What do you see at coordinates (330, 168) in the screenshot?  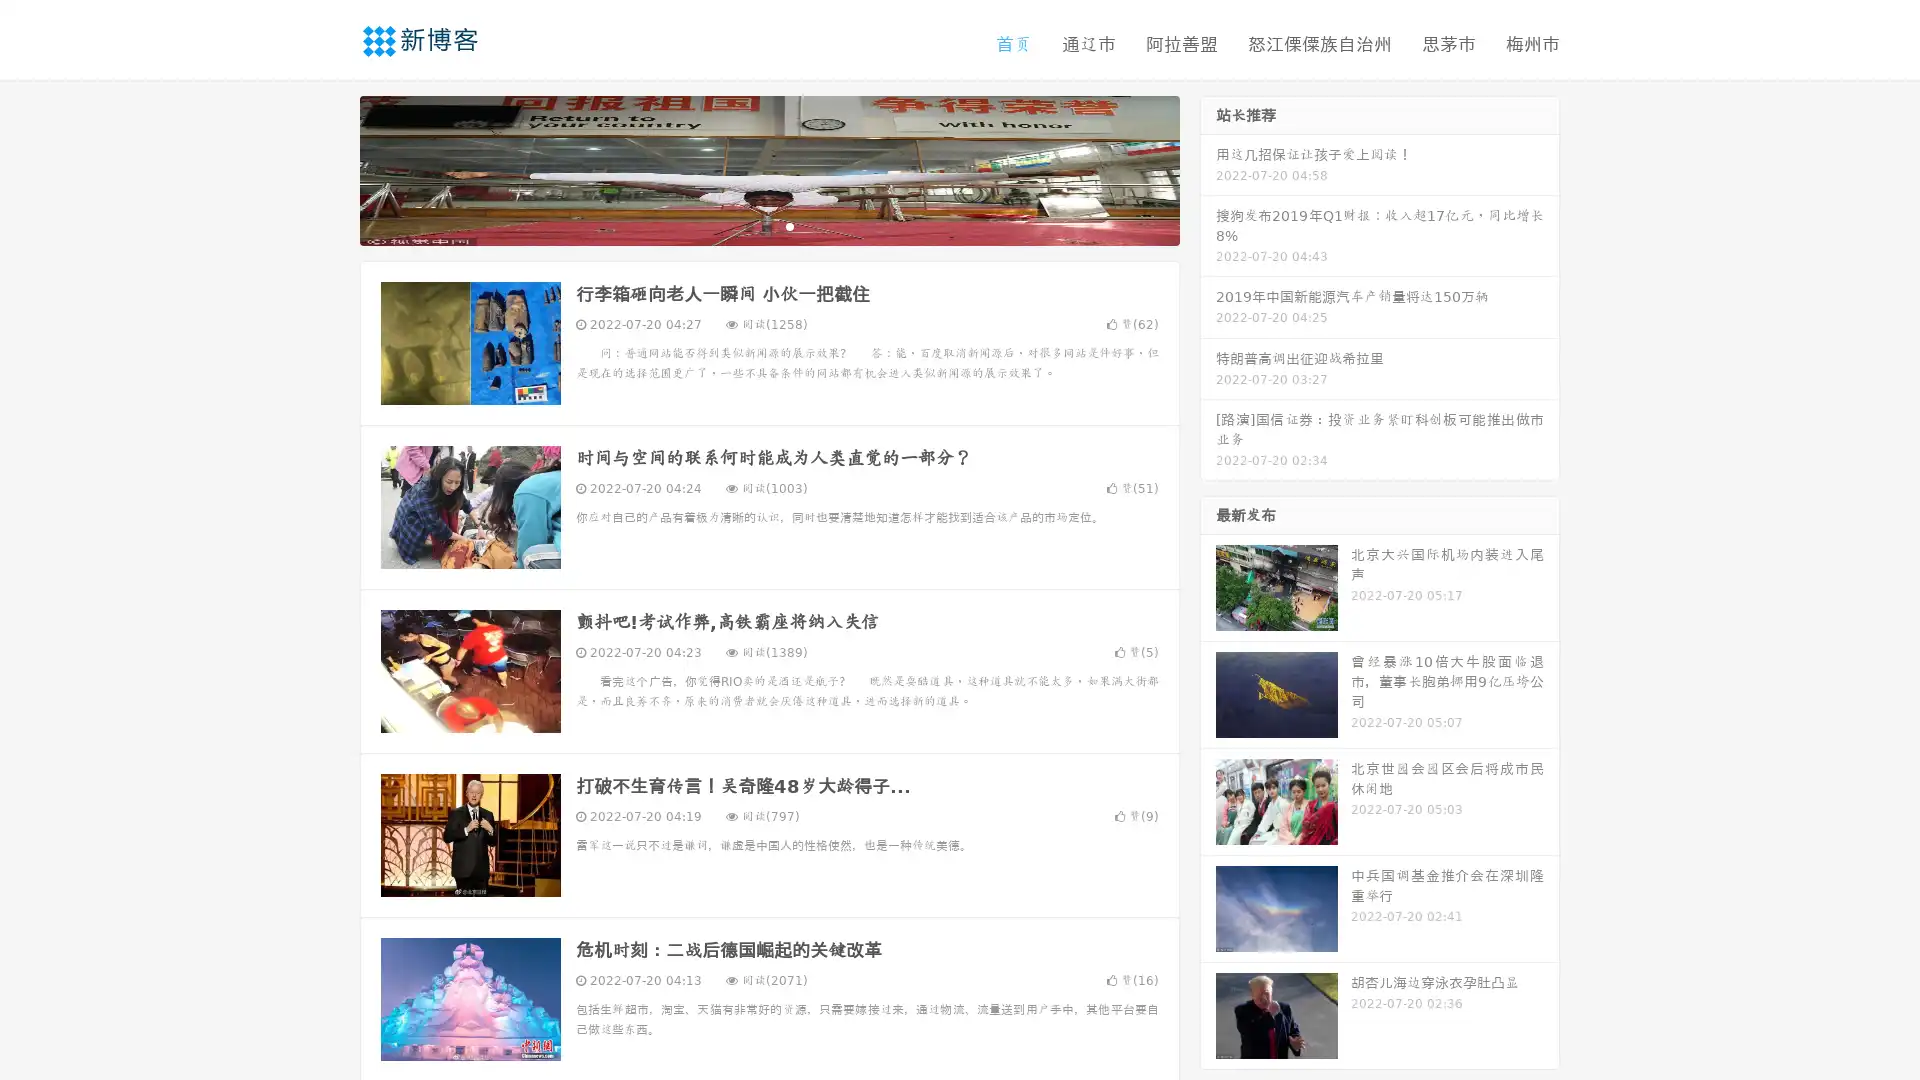 I see `Previous slide` at bounding box center [330, 168].